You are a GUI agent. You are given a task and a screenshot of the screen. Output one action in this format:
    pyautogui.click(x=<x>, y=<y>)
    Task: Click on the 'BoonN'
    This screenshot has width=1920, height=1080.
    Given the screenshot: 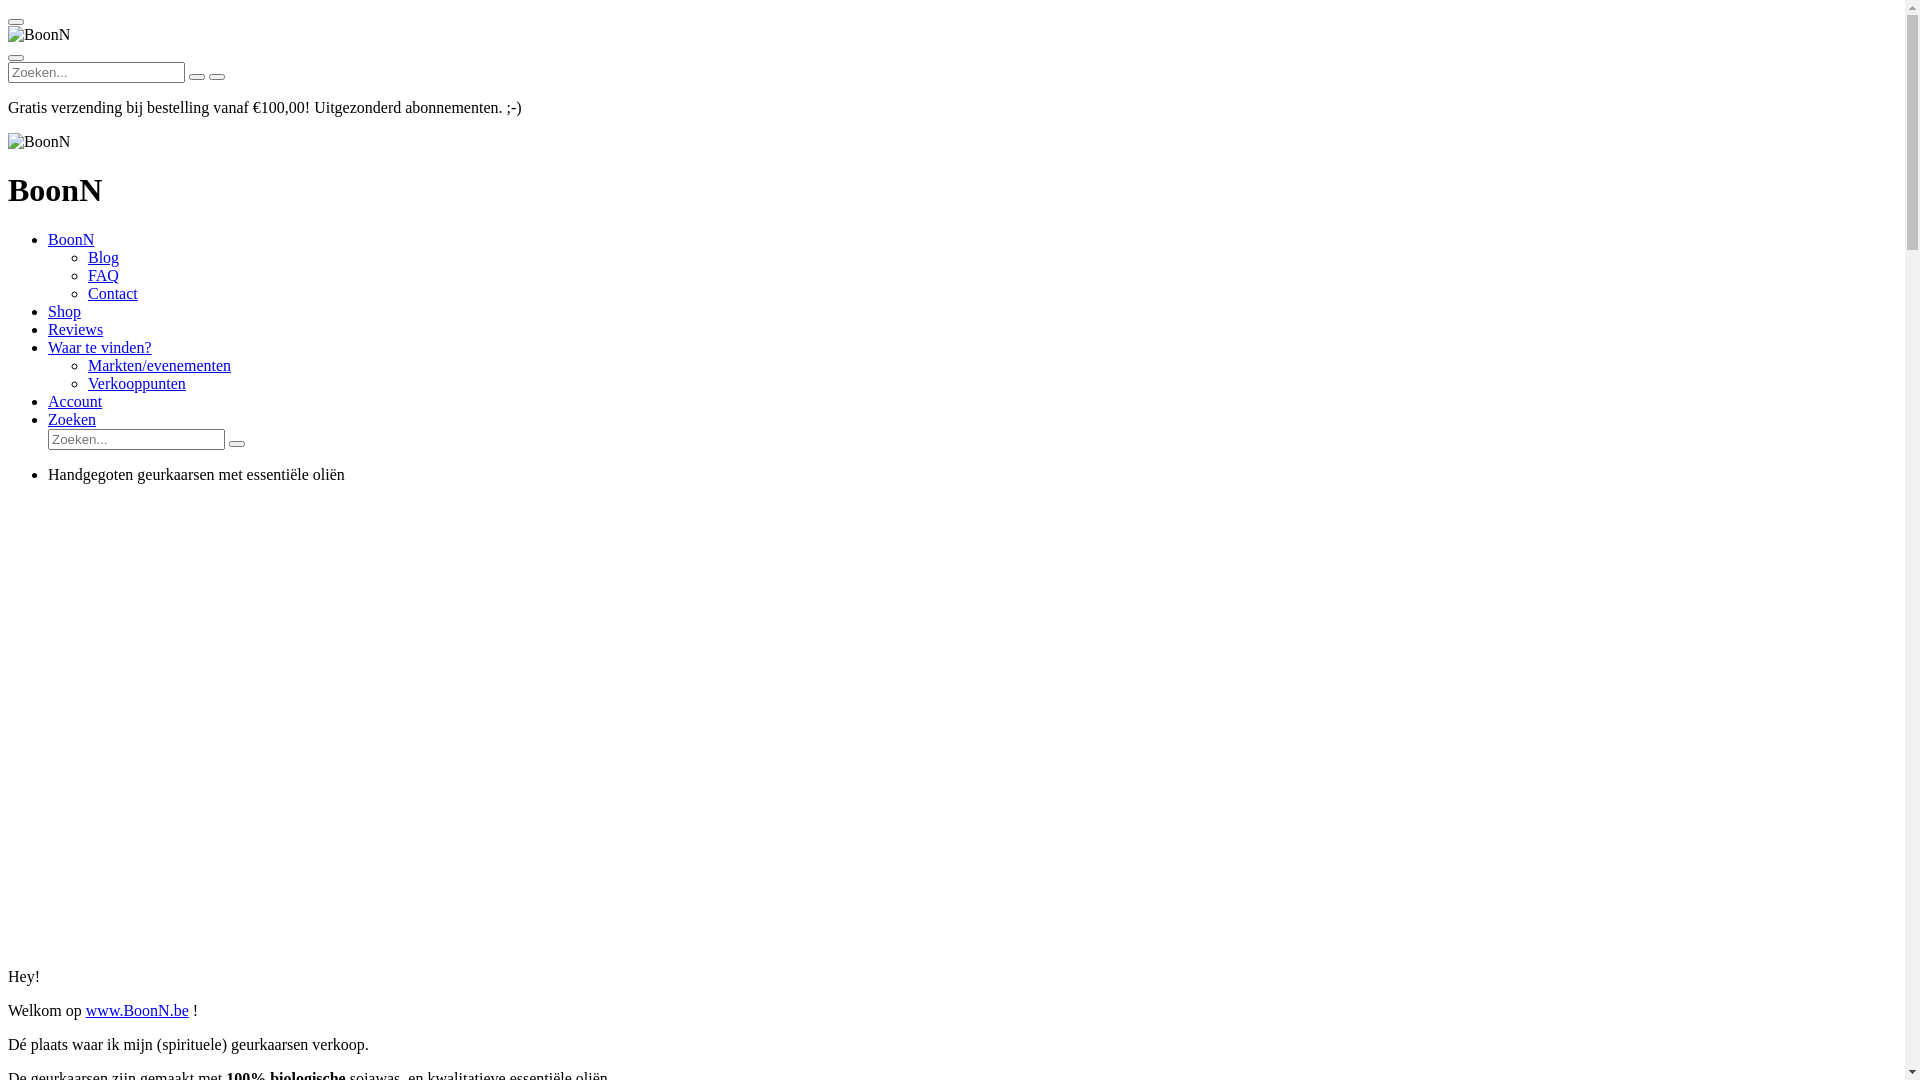 What is the action you would take?
    pyautogui.click(x=71, y=238)
    